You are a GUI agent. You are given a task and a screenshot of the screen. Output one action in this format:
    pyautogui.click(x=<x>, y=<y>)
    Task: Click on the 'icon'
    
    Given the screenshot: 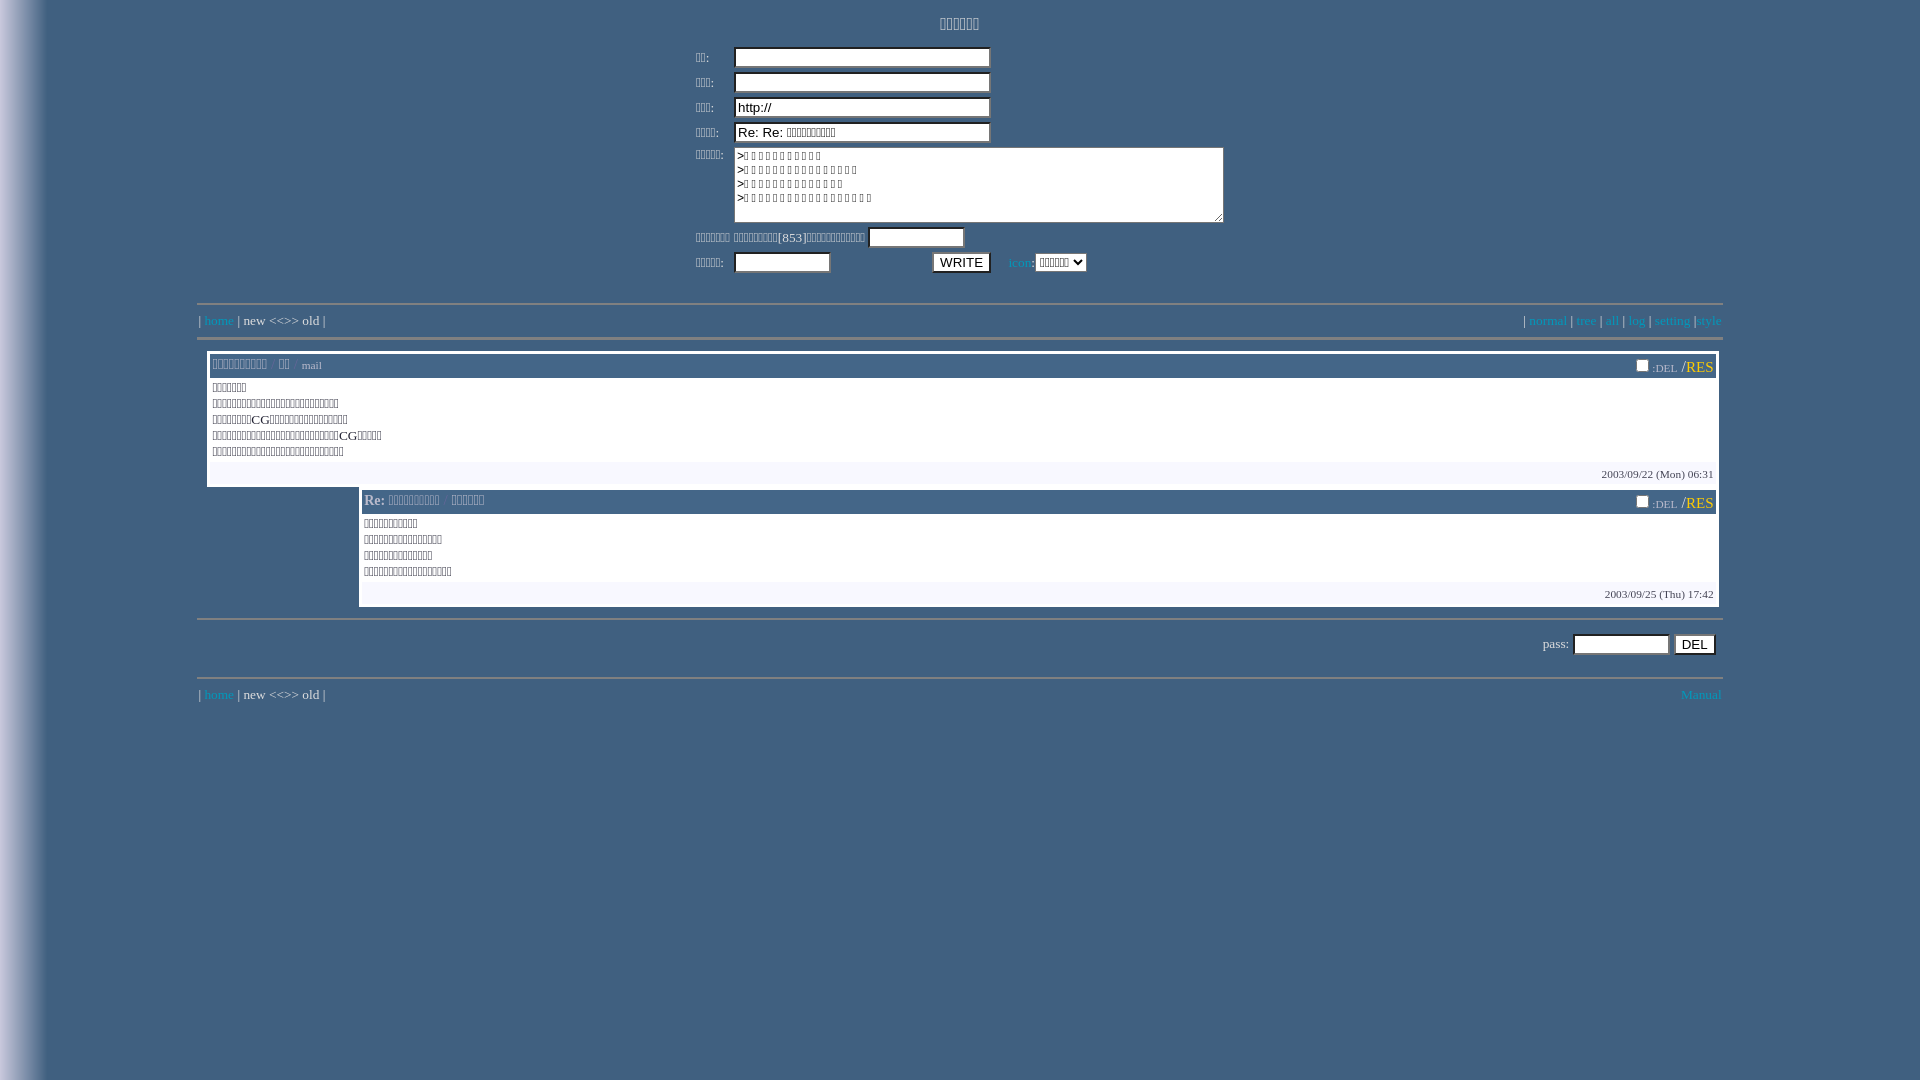 What is the action you would take?
    pyautogui.click(x=1008, y=261)
    